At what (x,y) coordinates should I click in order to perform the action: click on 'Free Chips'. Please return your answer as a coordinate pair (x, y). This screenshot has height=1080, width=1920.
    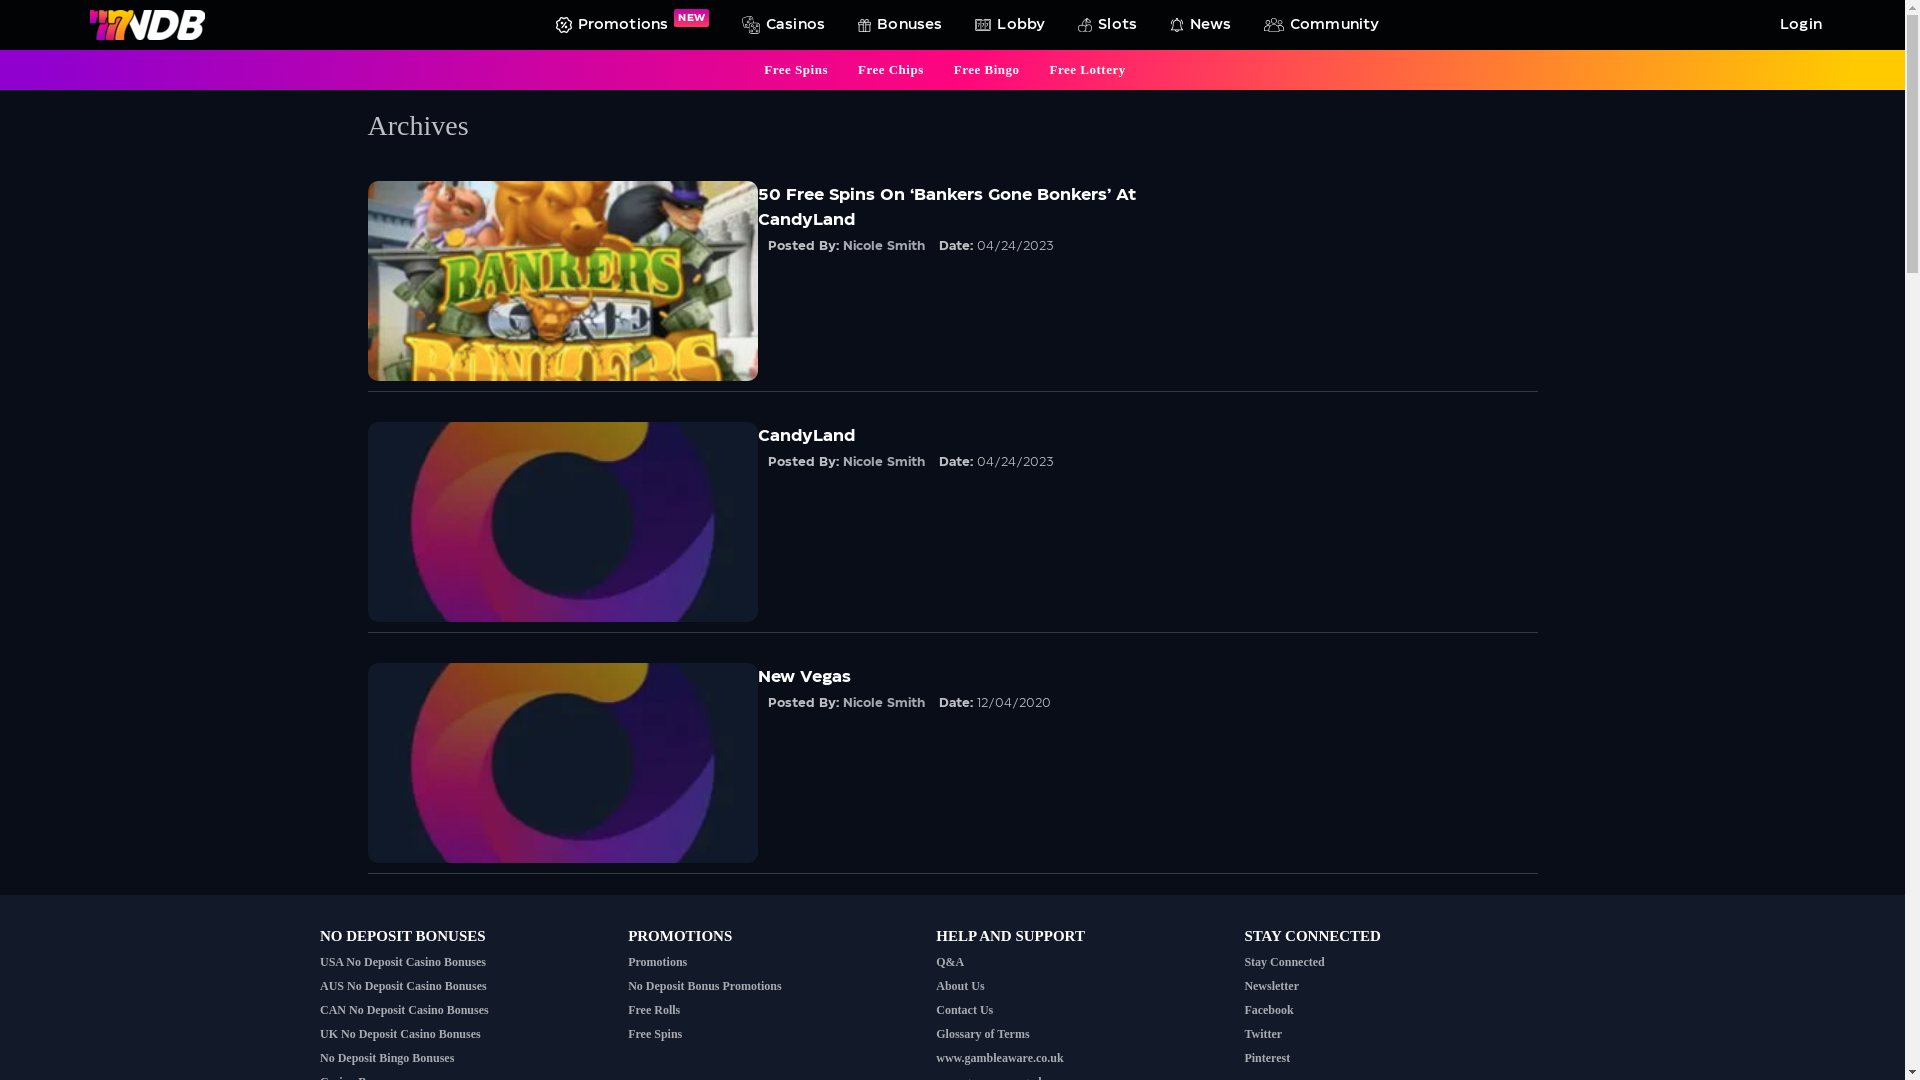
    Looking at the image, I should click on (890, 68).